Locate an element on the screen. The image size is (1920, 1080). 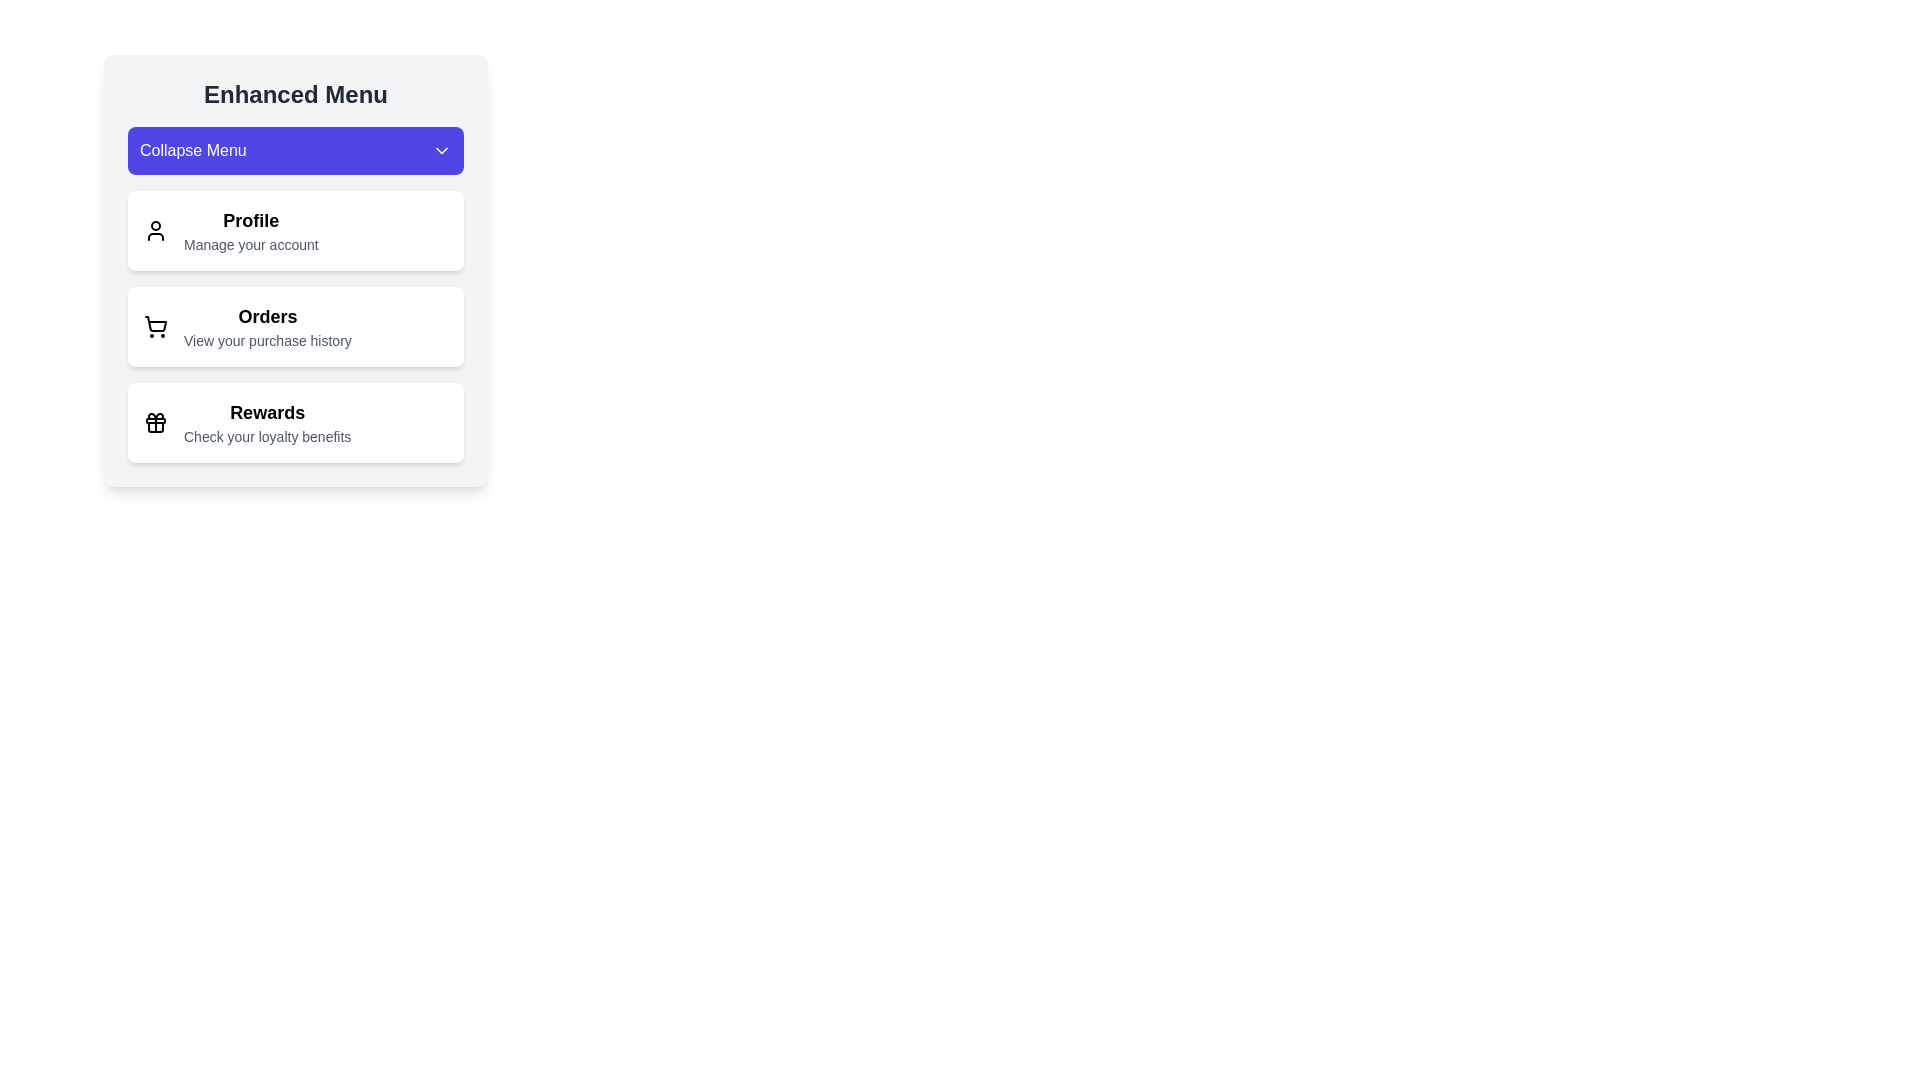
the decorative graphical element representing a horizontal ribbon in the 'Rewards' section of the gift icon is located at coordinates (155, 419).